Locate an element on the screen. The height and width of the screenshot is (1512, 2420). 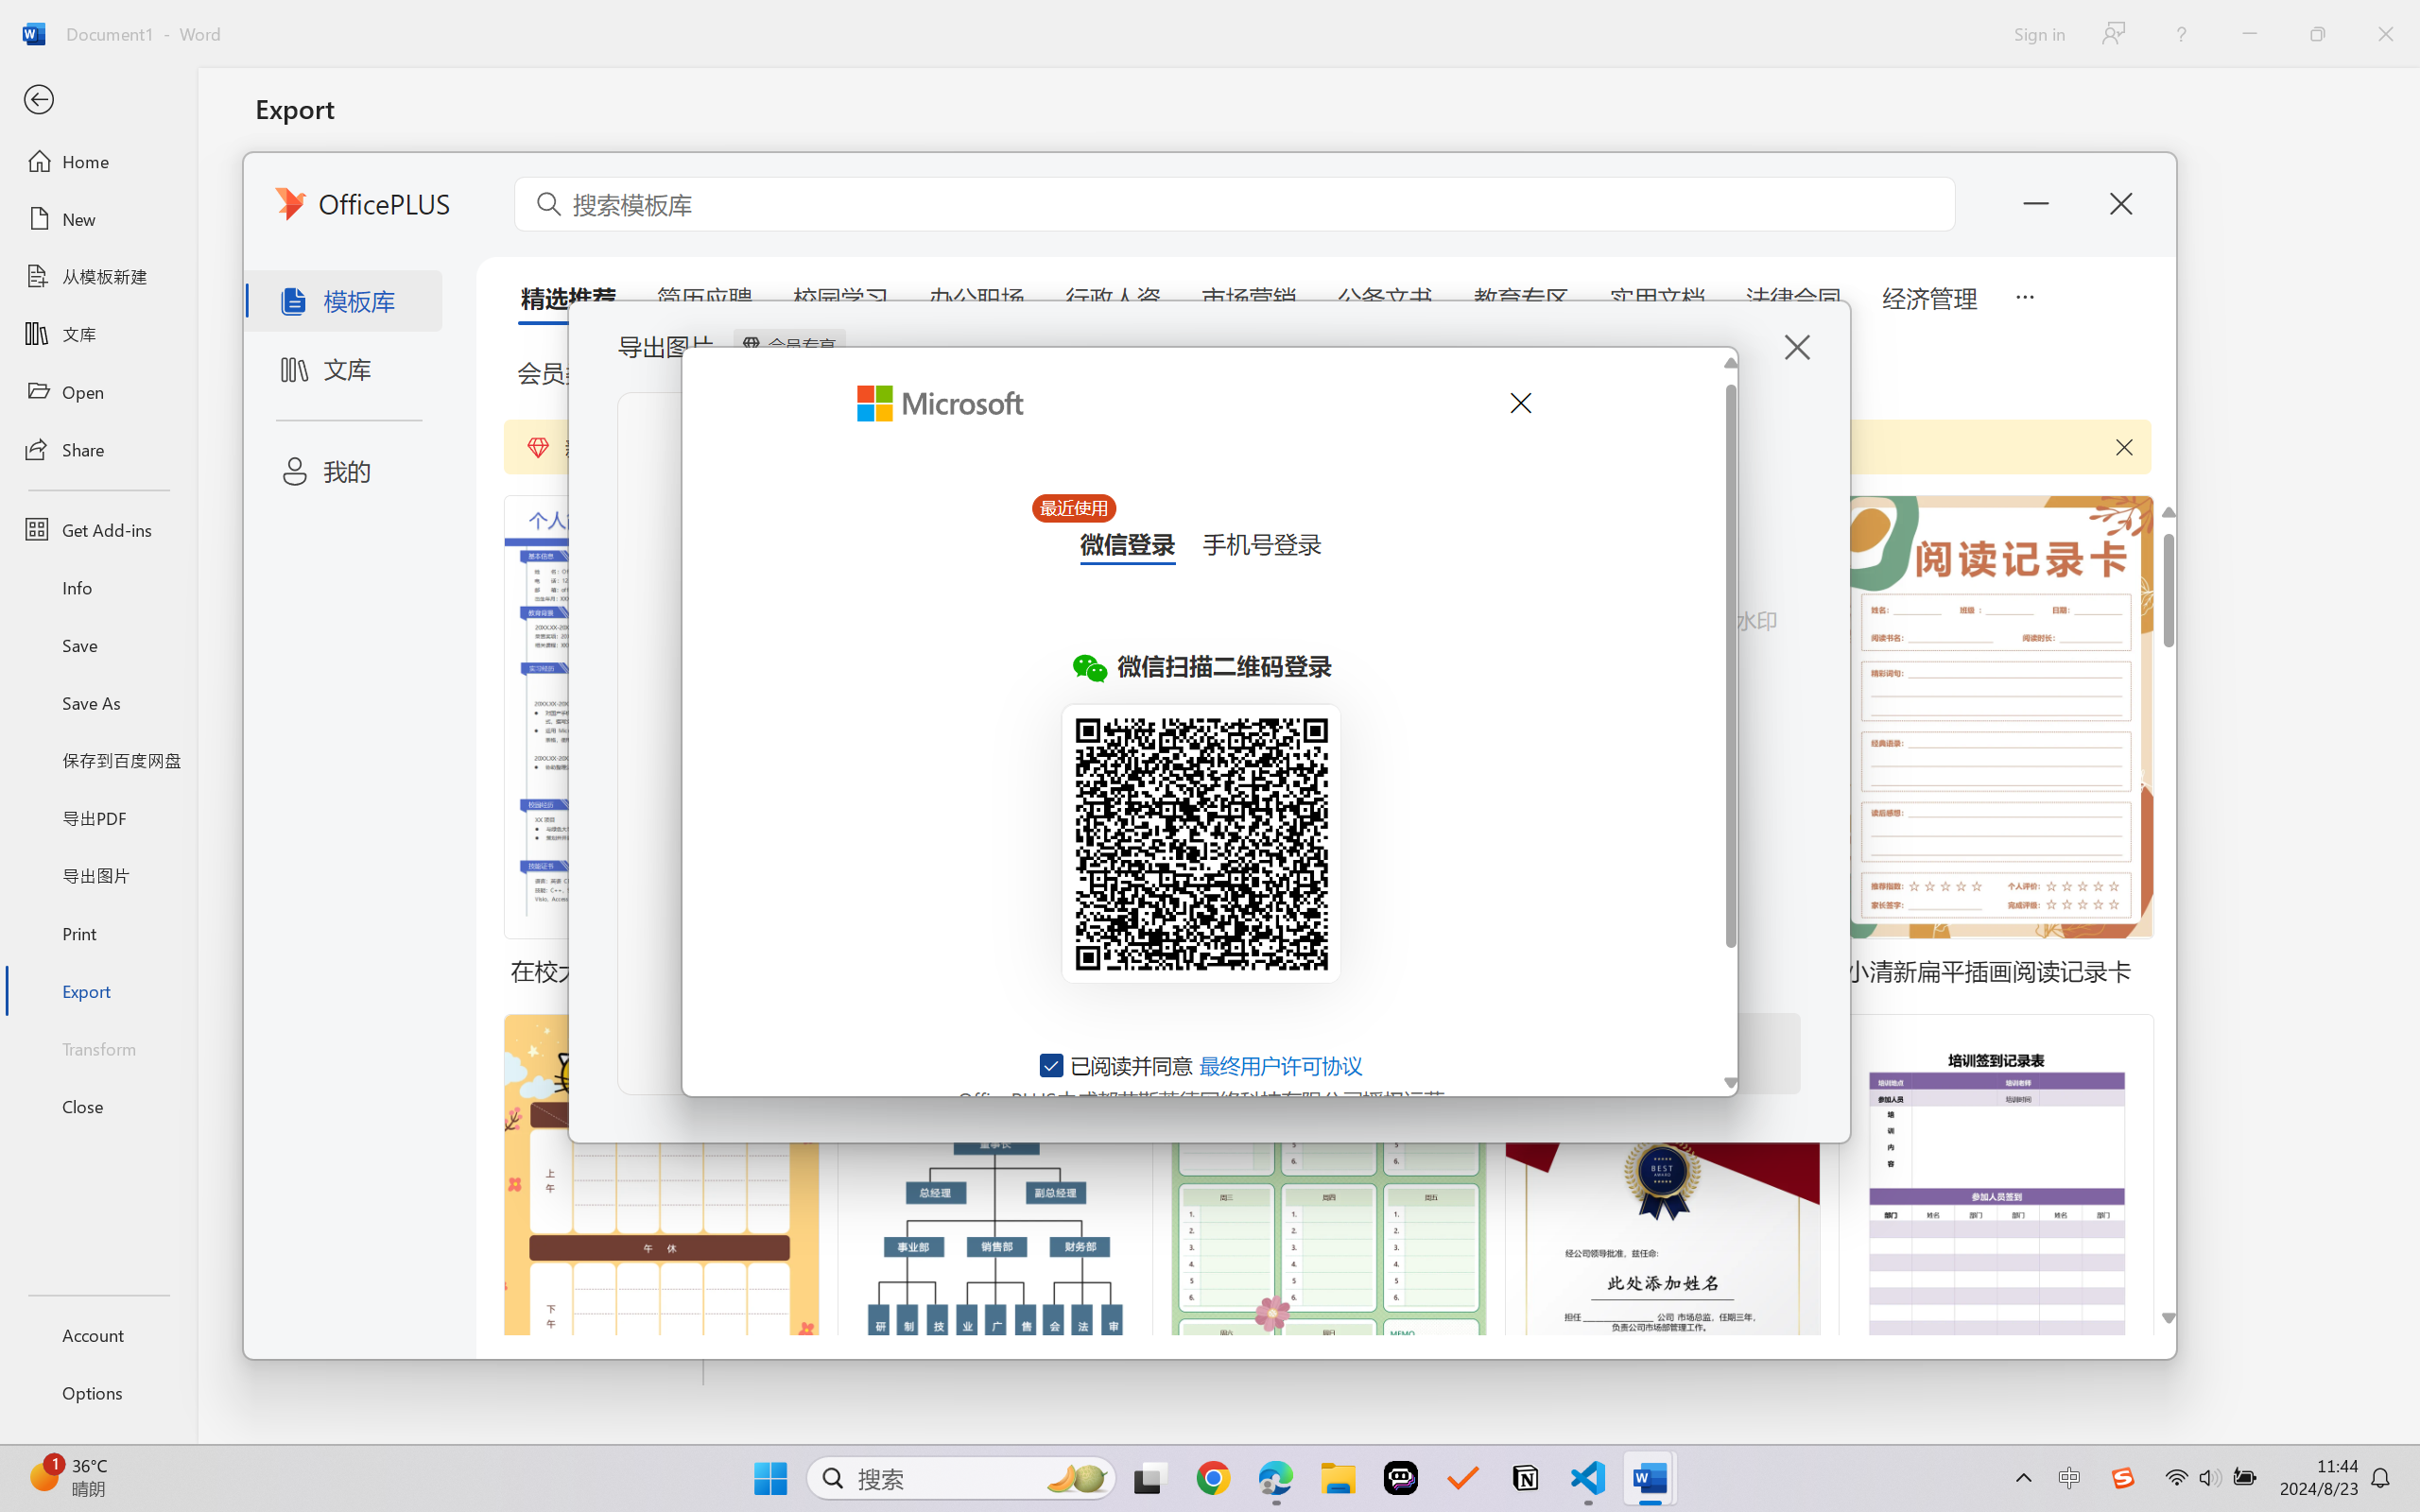
'Print' is located at coordinates (97, 933).